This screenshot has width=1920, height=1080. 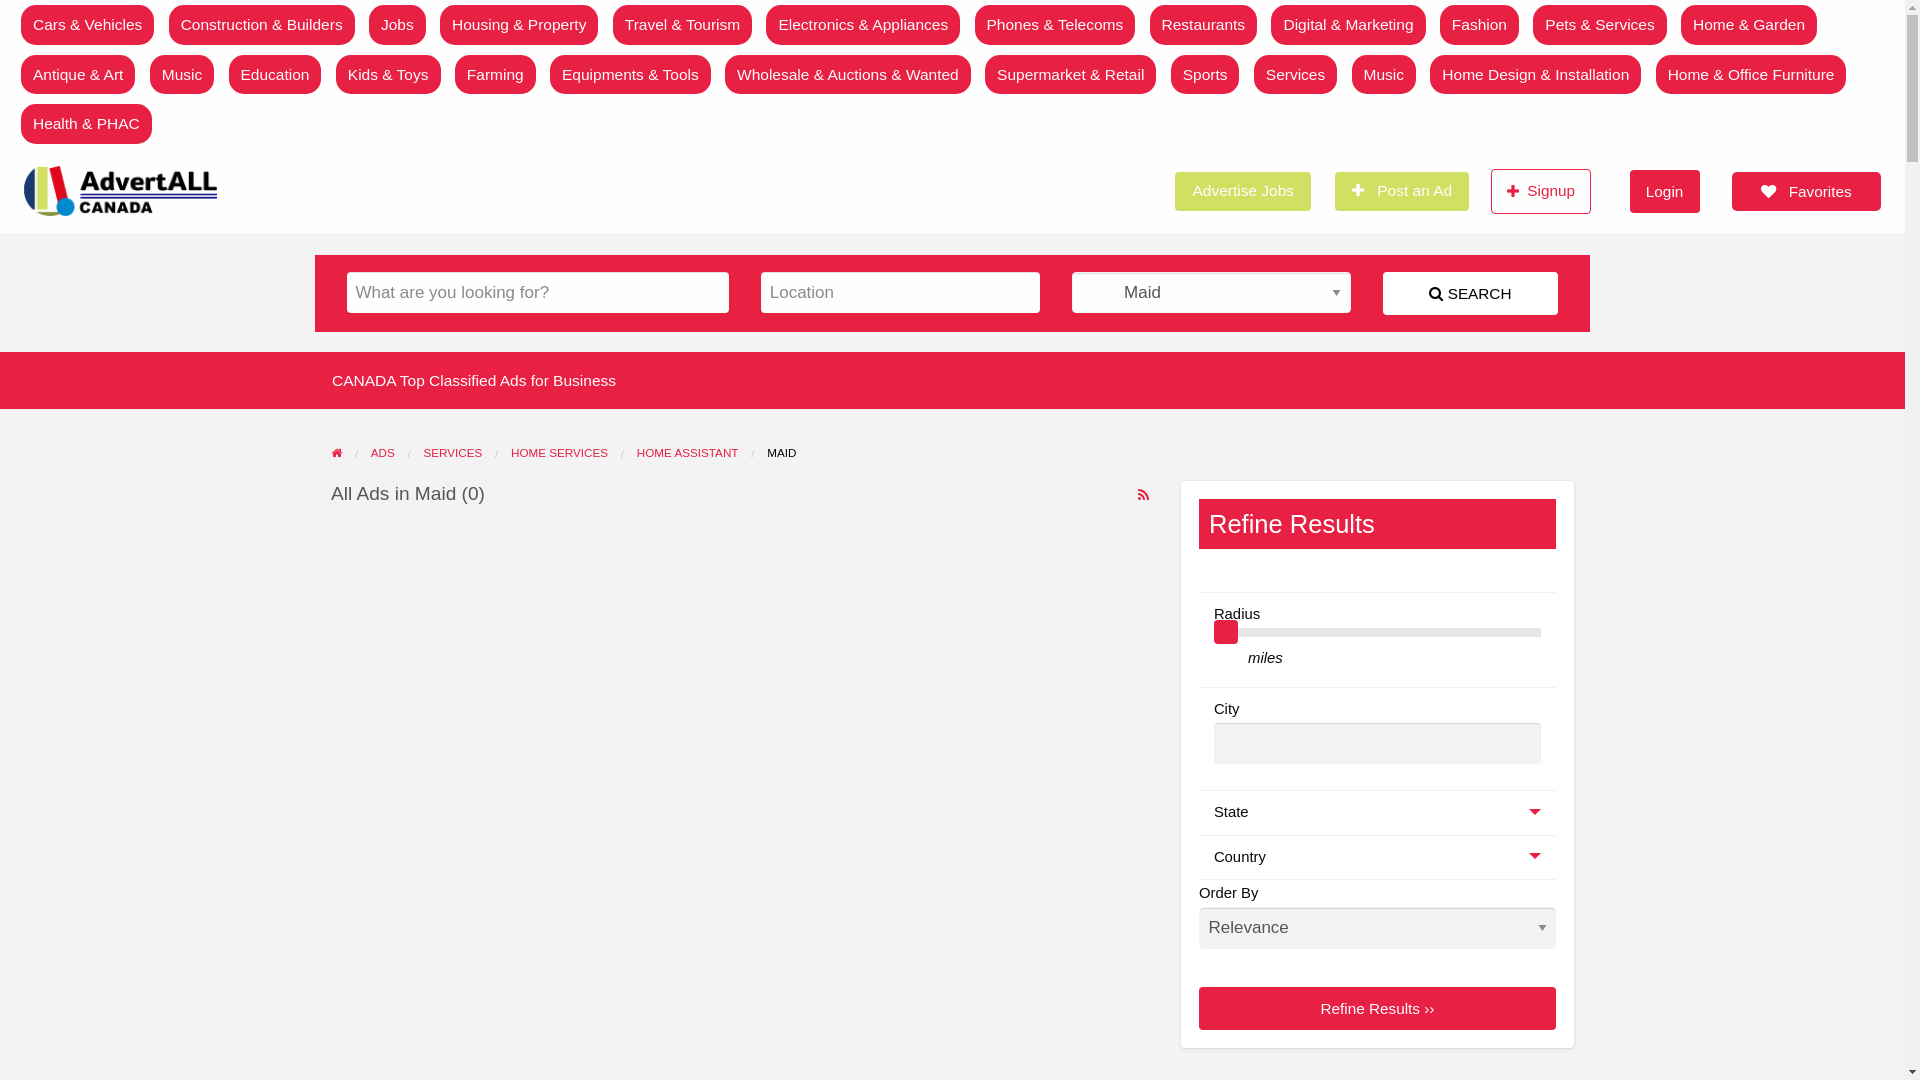 I want to click on 'Post an Ad', so click(x=1334, y=191).